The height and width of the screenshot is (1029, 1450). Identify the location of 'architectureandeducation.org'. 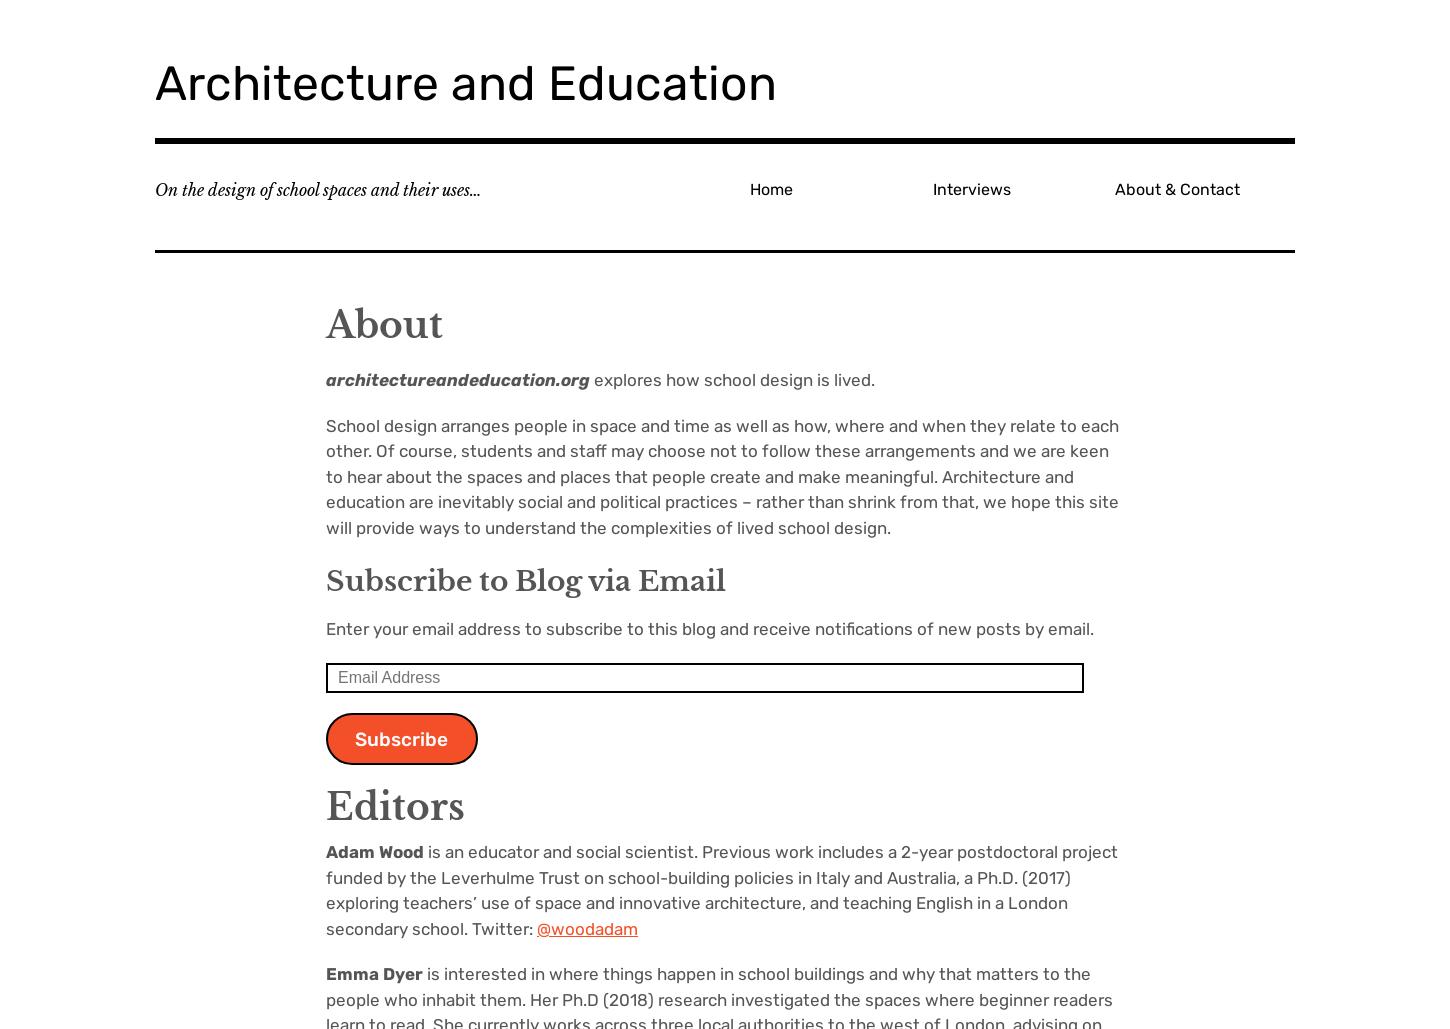
(457, 379).